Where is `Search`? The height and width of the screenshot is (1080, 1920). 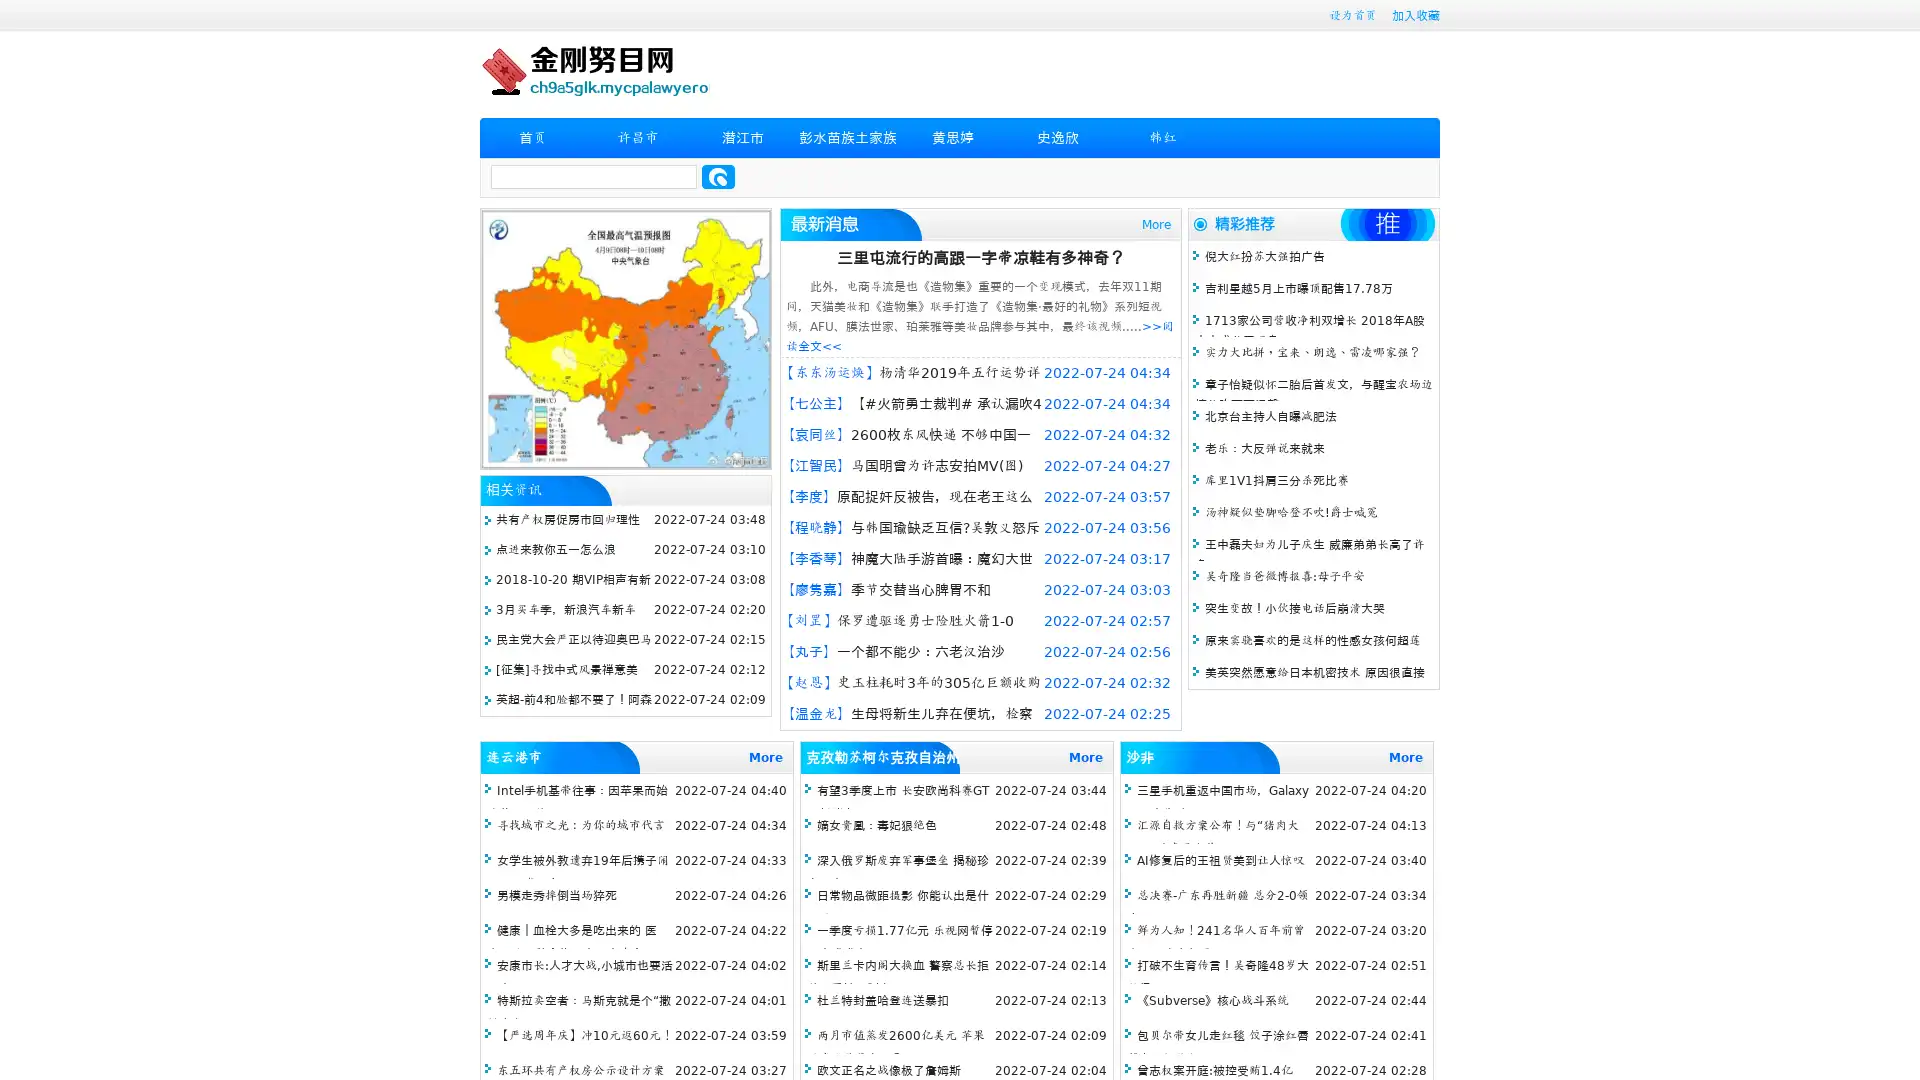 Search is located at coordinates (718, 176).